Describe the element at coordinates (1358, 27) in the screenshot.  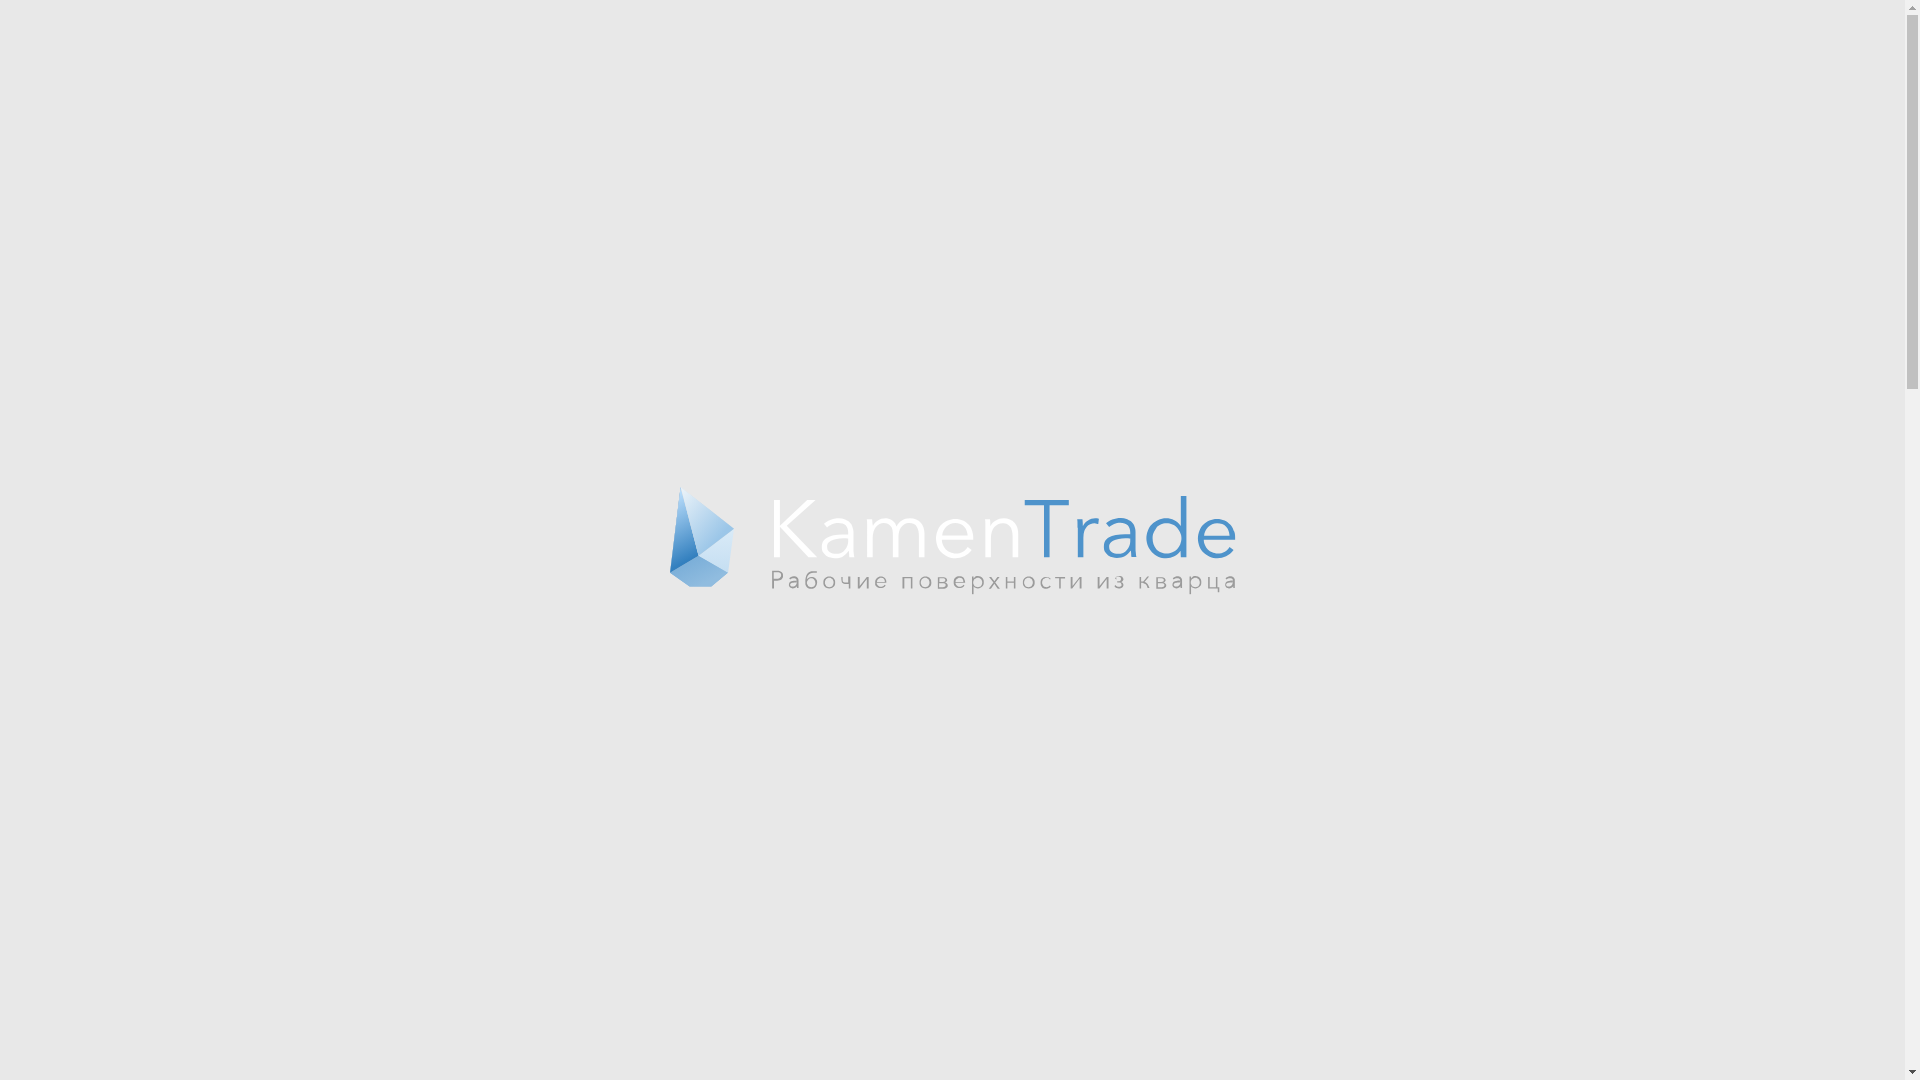
I see `'+375 (44) 588-08-80'` at that location.